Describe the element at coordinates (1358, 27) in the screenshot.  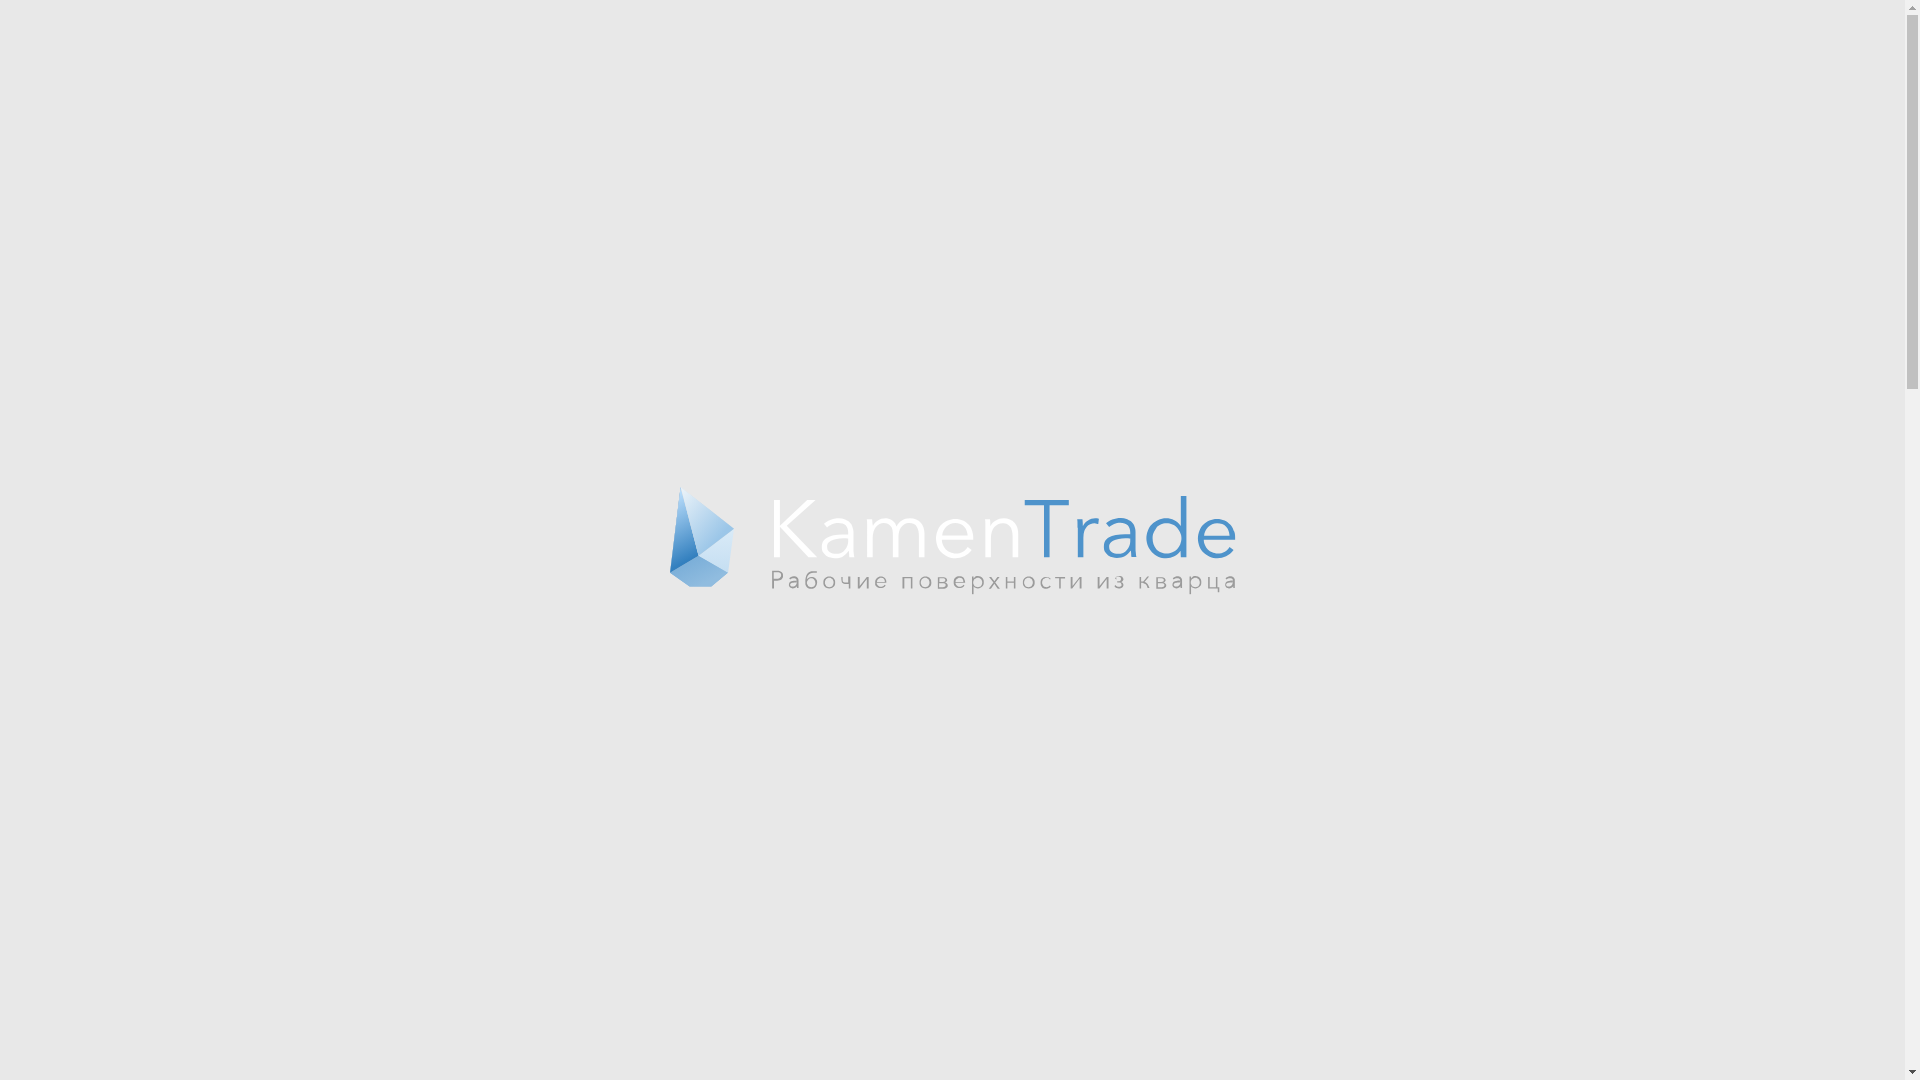
I see `'+375 (44) 588-08-80'` at that location.